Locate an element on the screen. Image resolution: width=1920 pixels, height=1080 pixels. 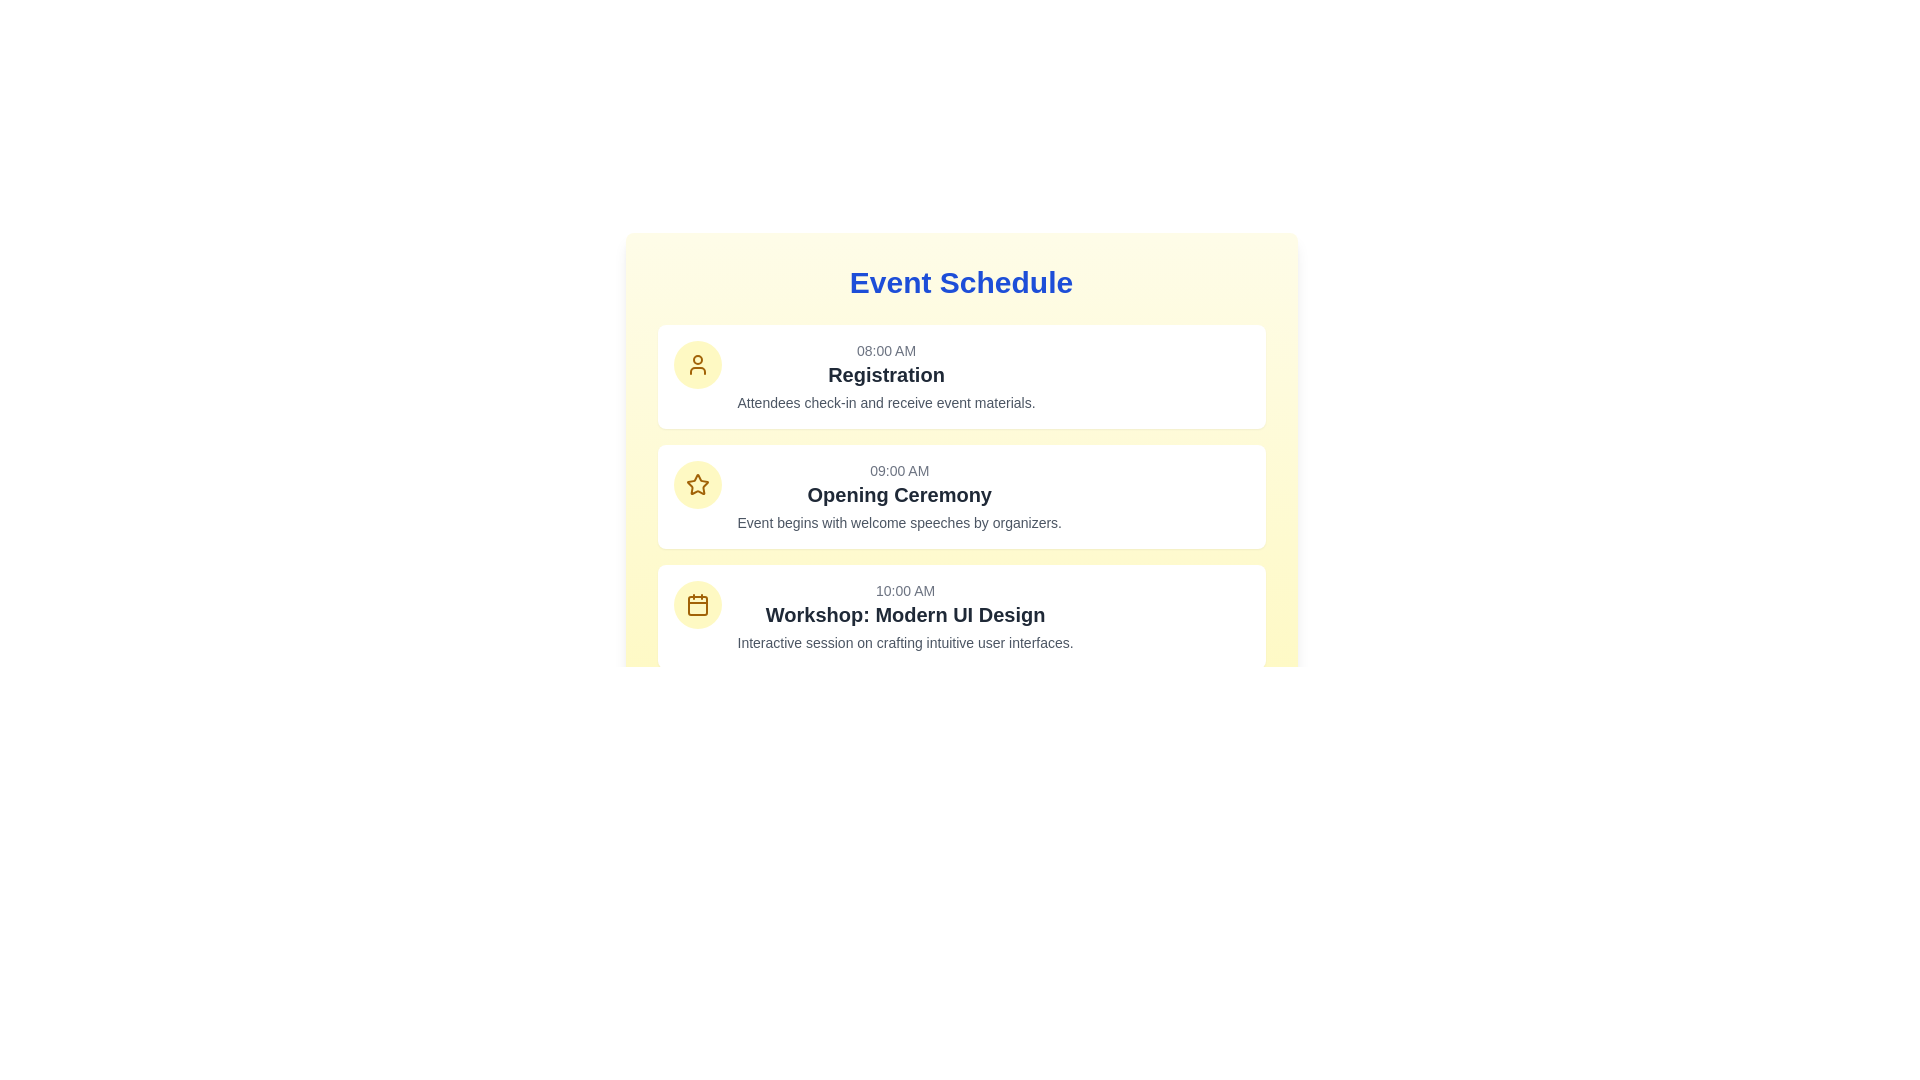
the static text element that serves as a title for a schedule entry, located between the '10:00 AM' time text and the description text 'Interactive session on crafting intuitive user interfaces.' is located at coordinates (904, 613).